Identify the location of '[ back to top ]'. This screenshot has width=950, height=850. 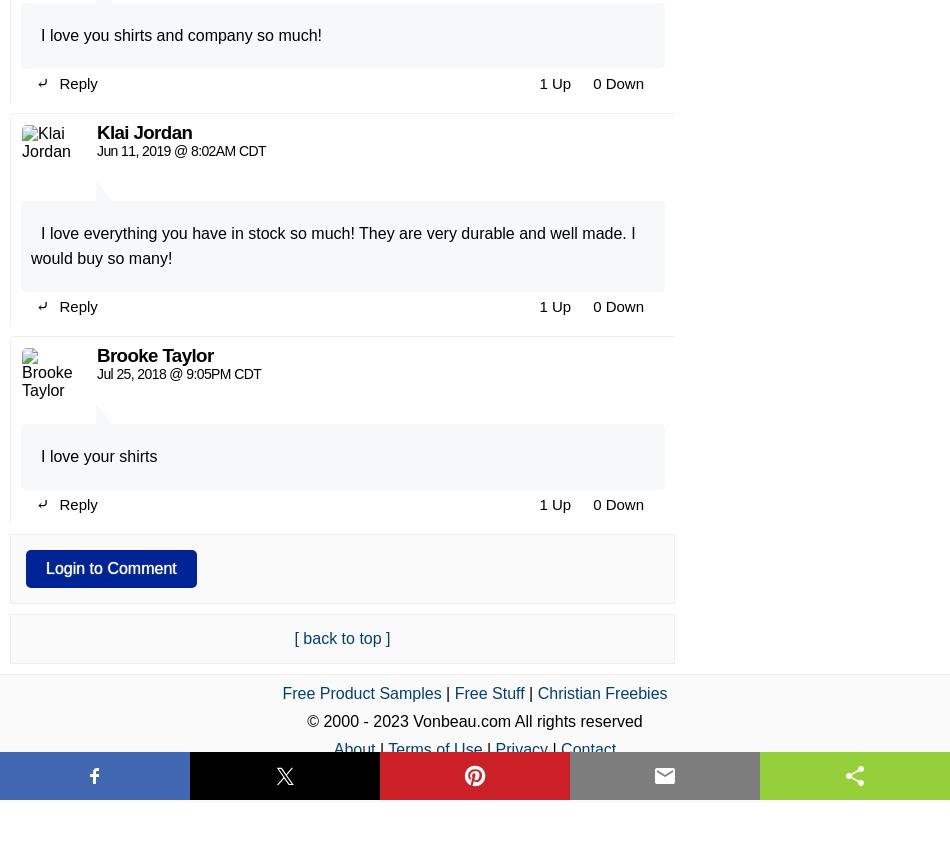
(293, 137).